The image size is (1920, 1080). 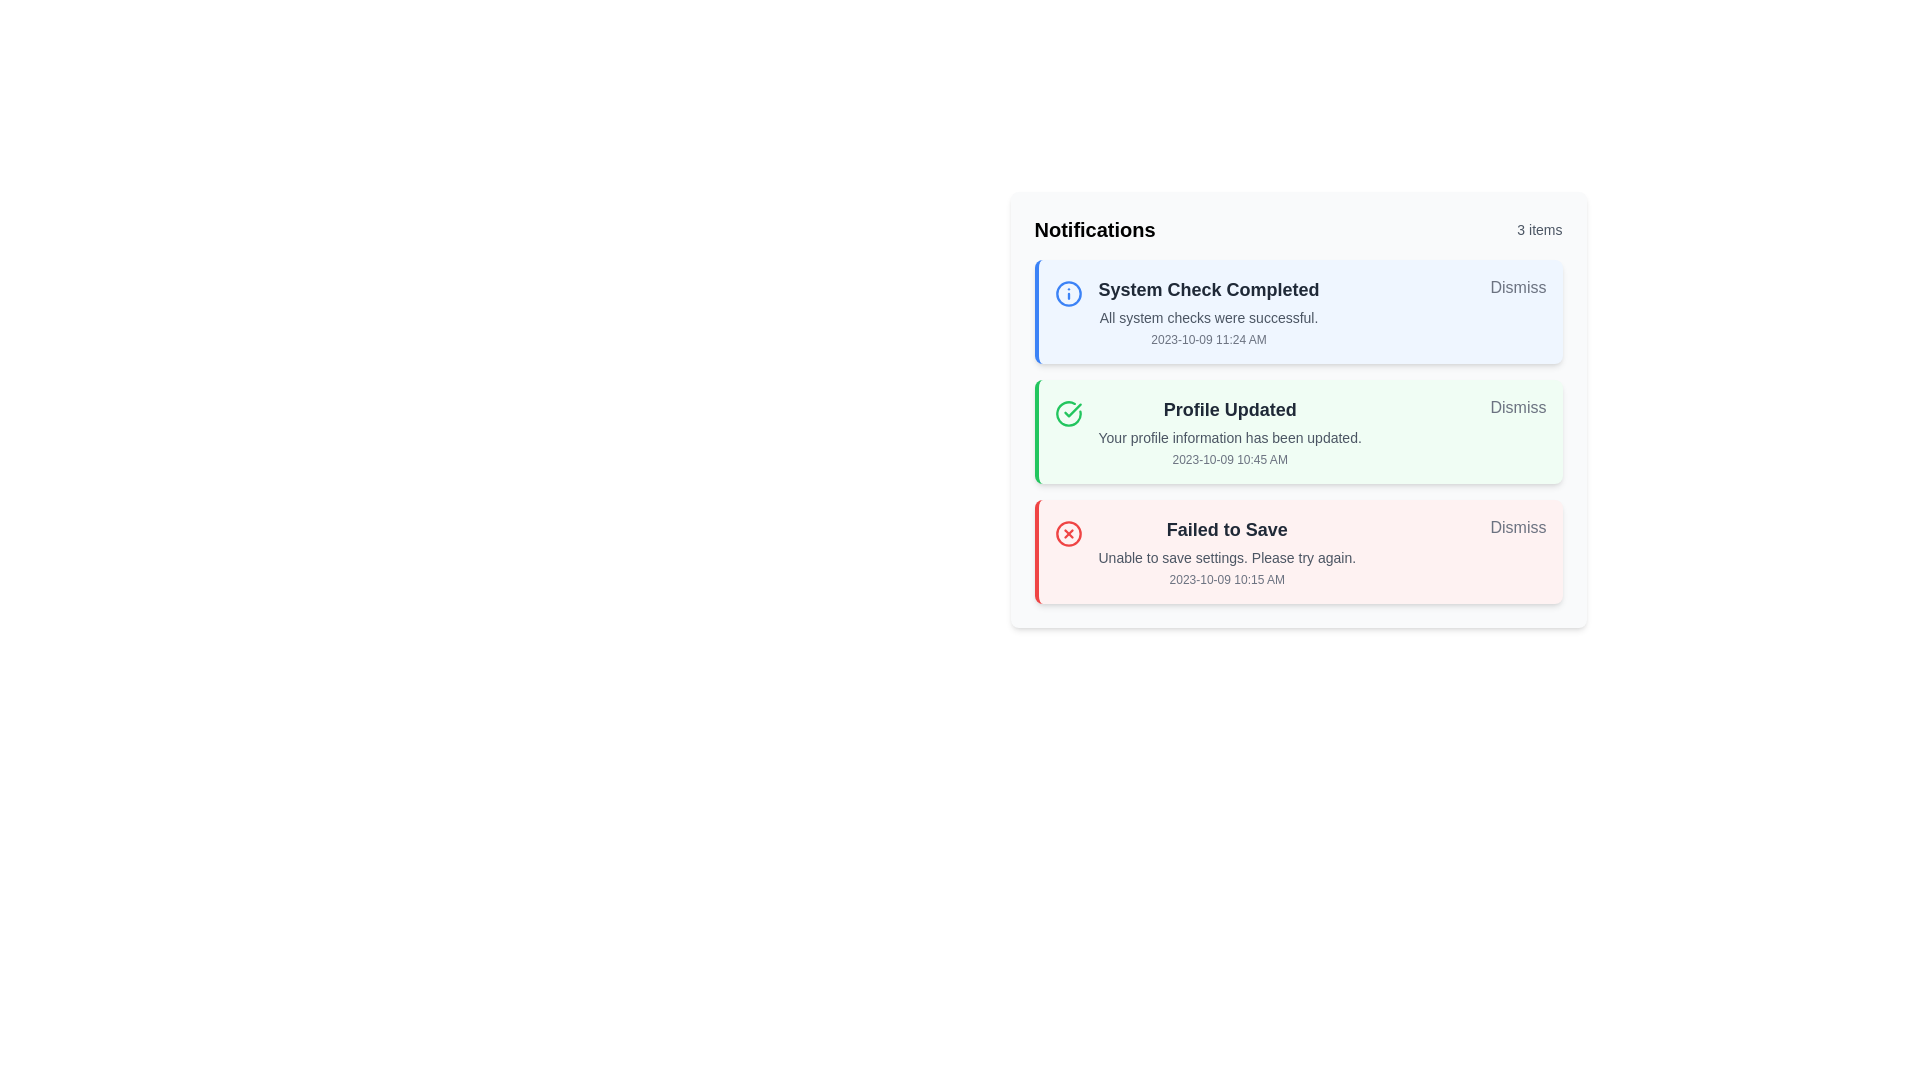 What do you see at coordinates (1067, 532) in the screenshot?
I see `the error icon indicating a failure state in the 'Failed to Save' notification located at the bottom of the notifications list` at bounding box center [1067, 532].